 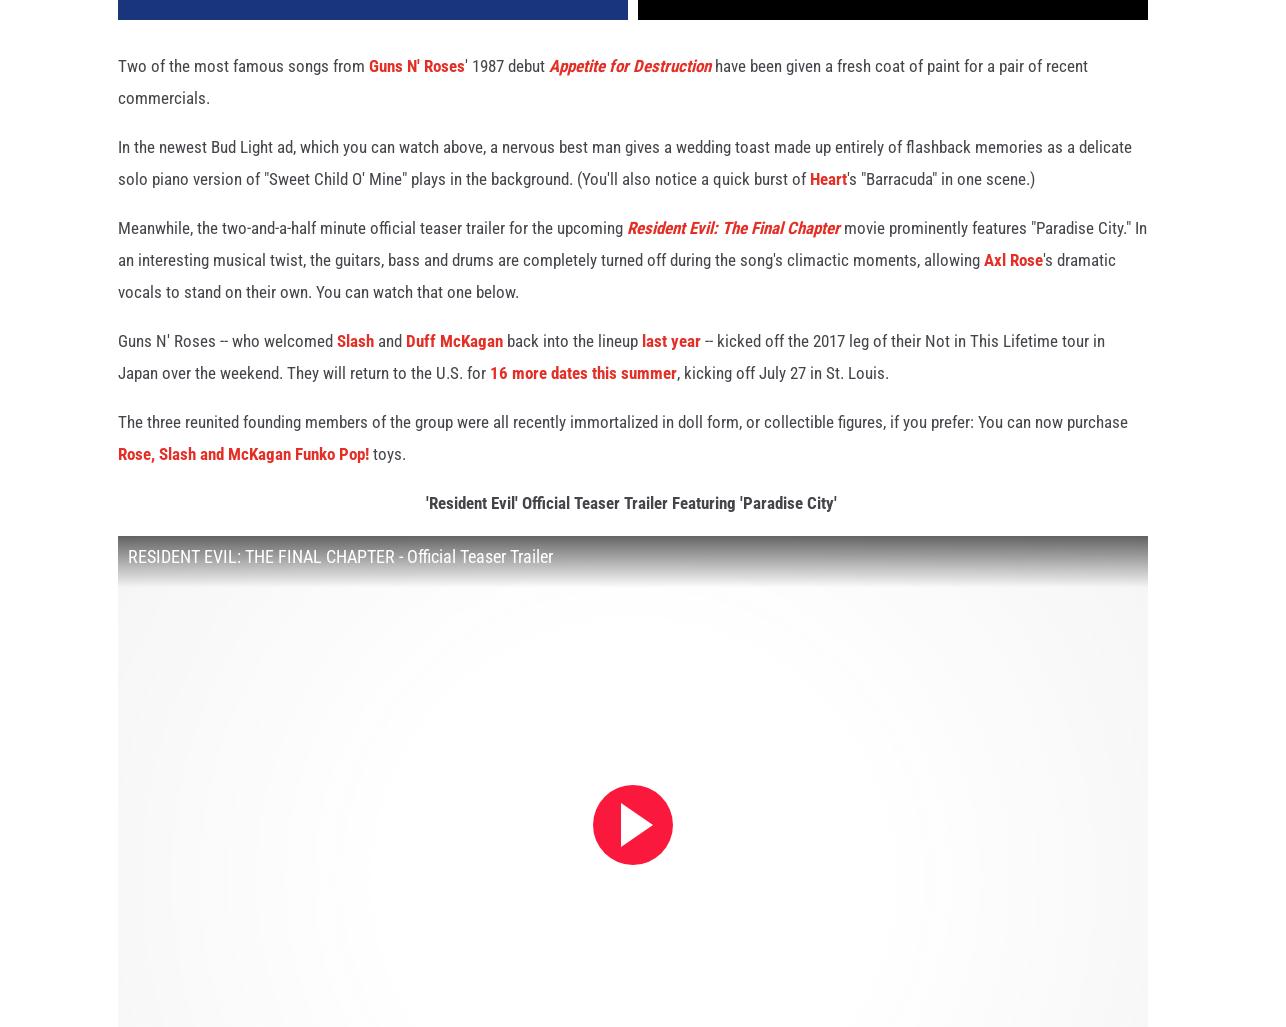 I want to click on 'Guns N' Roses -- who welcomed', so click(x=227, y=363).